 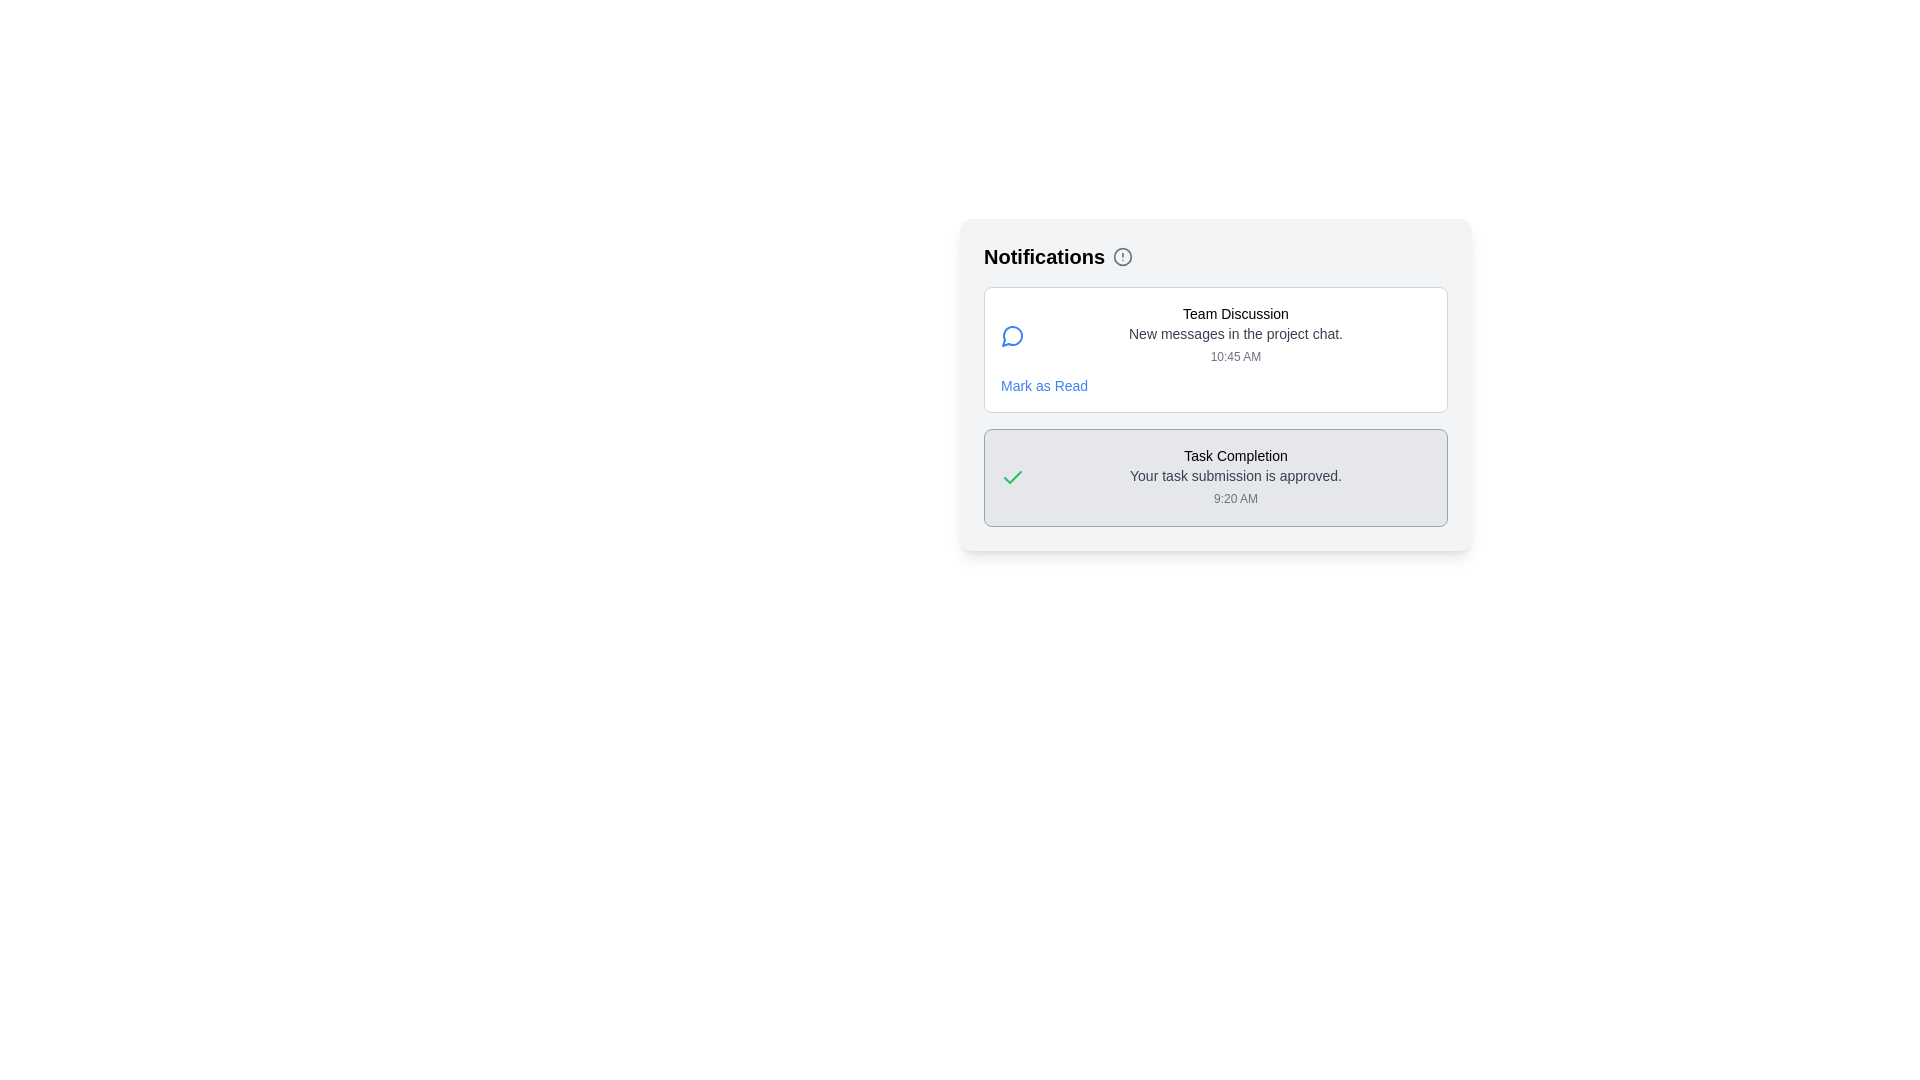 What do you see at coordinates (1123, 256) in the screenshot?
I see `the circular element within the SVG that is part of the notification header, prominently positioned near the title 'Notifications'` at bounding box center [1123, 256].